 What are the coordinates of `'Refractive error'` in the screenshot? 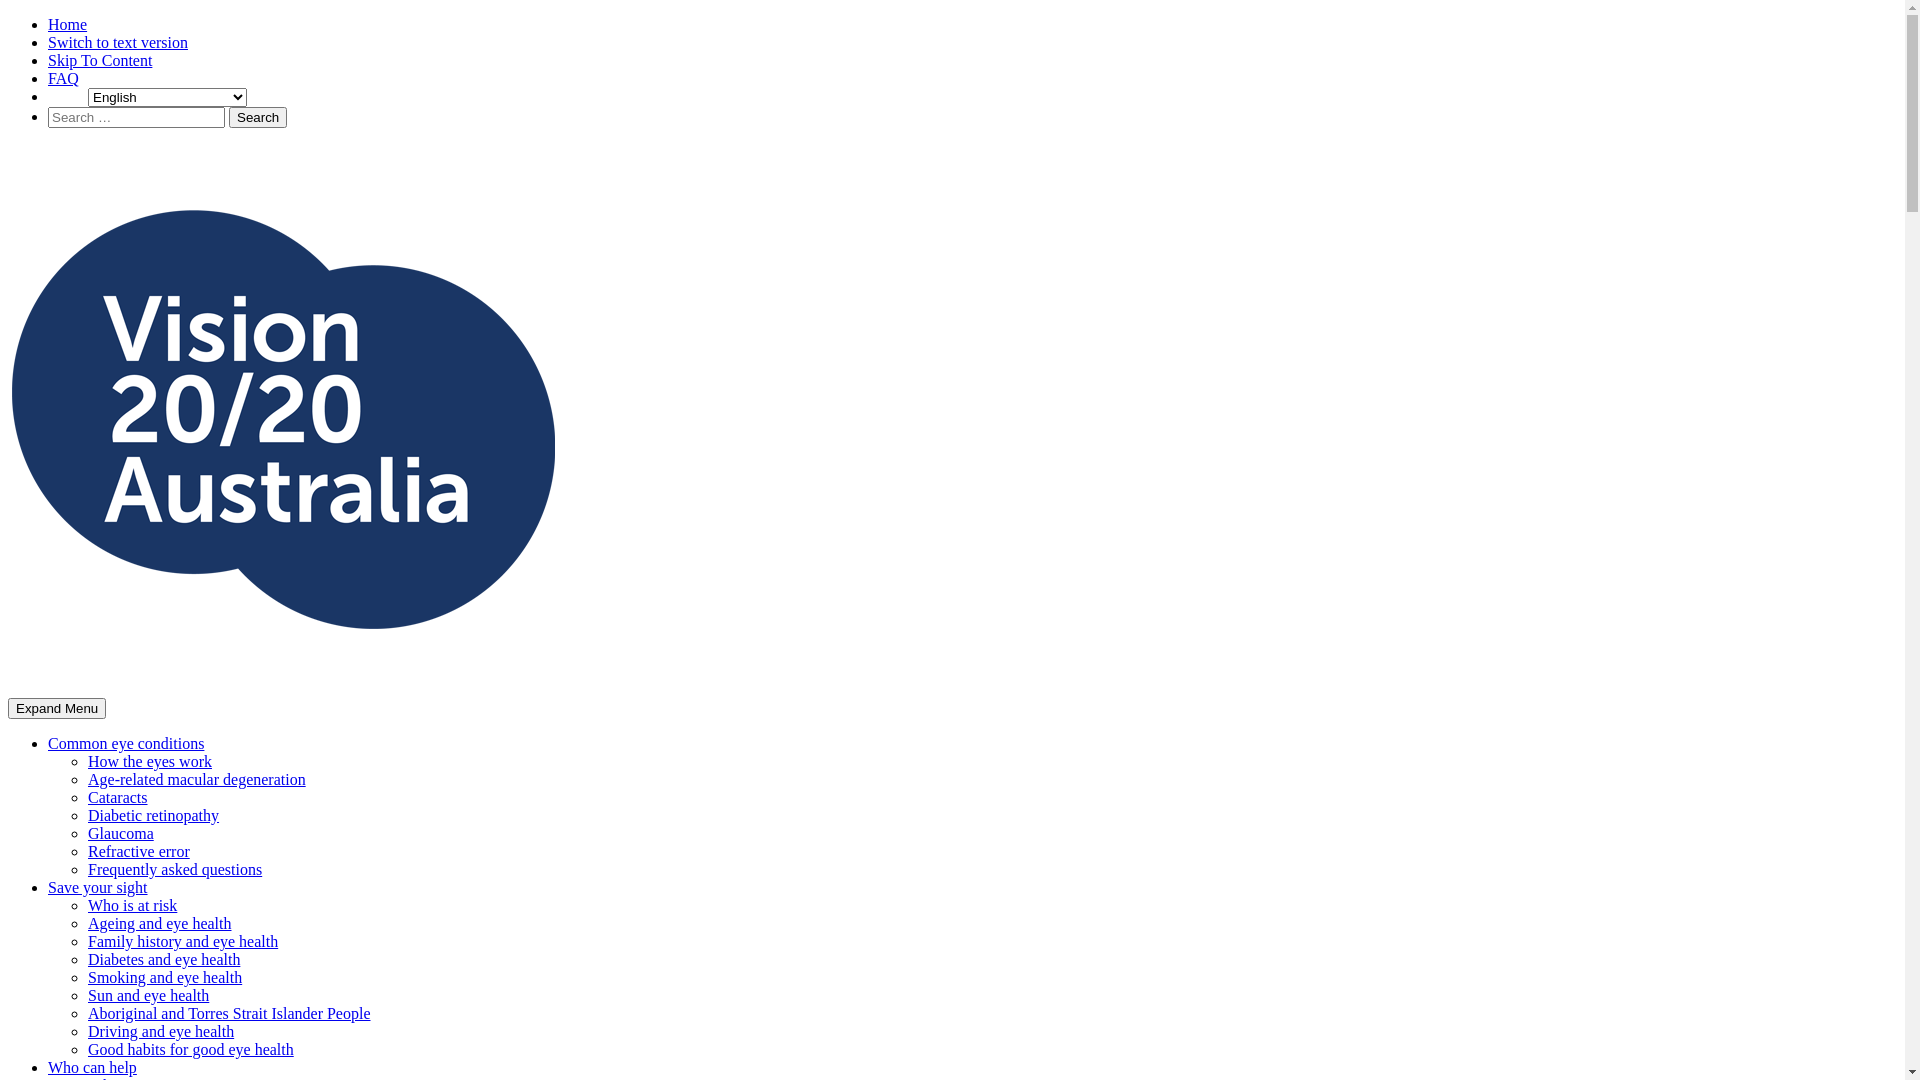 It's located at (86, 851).